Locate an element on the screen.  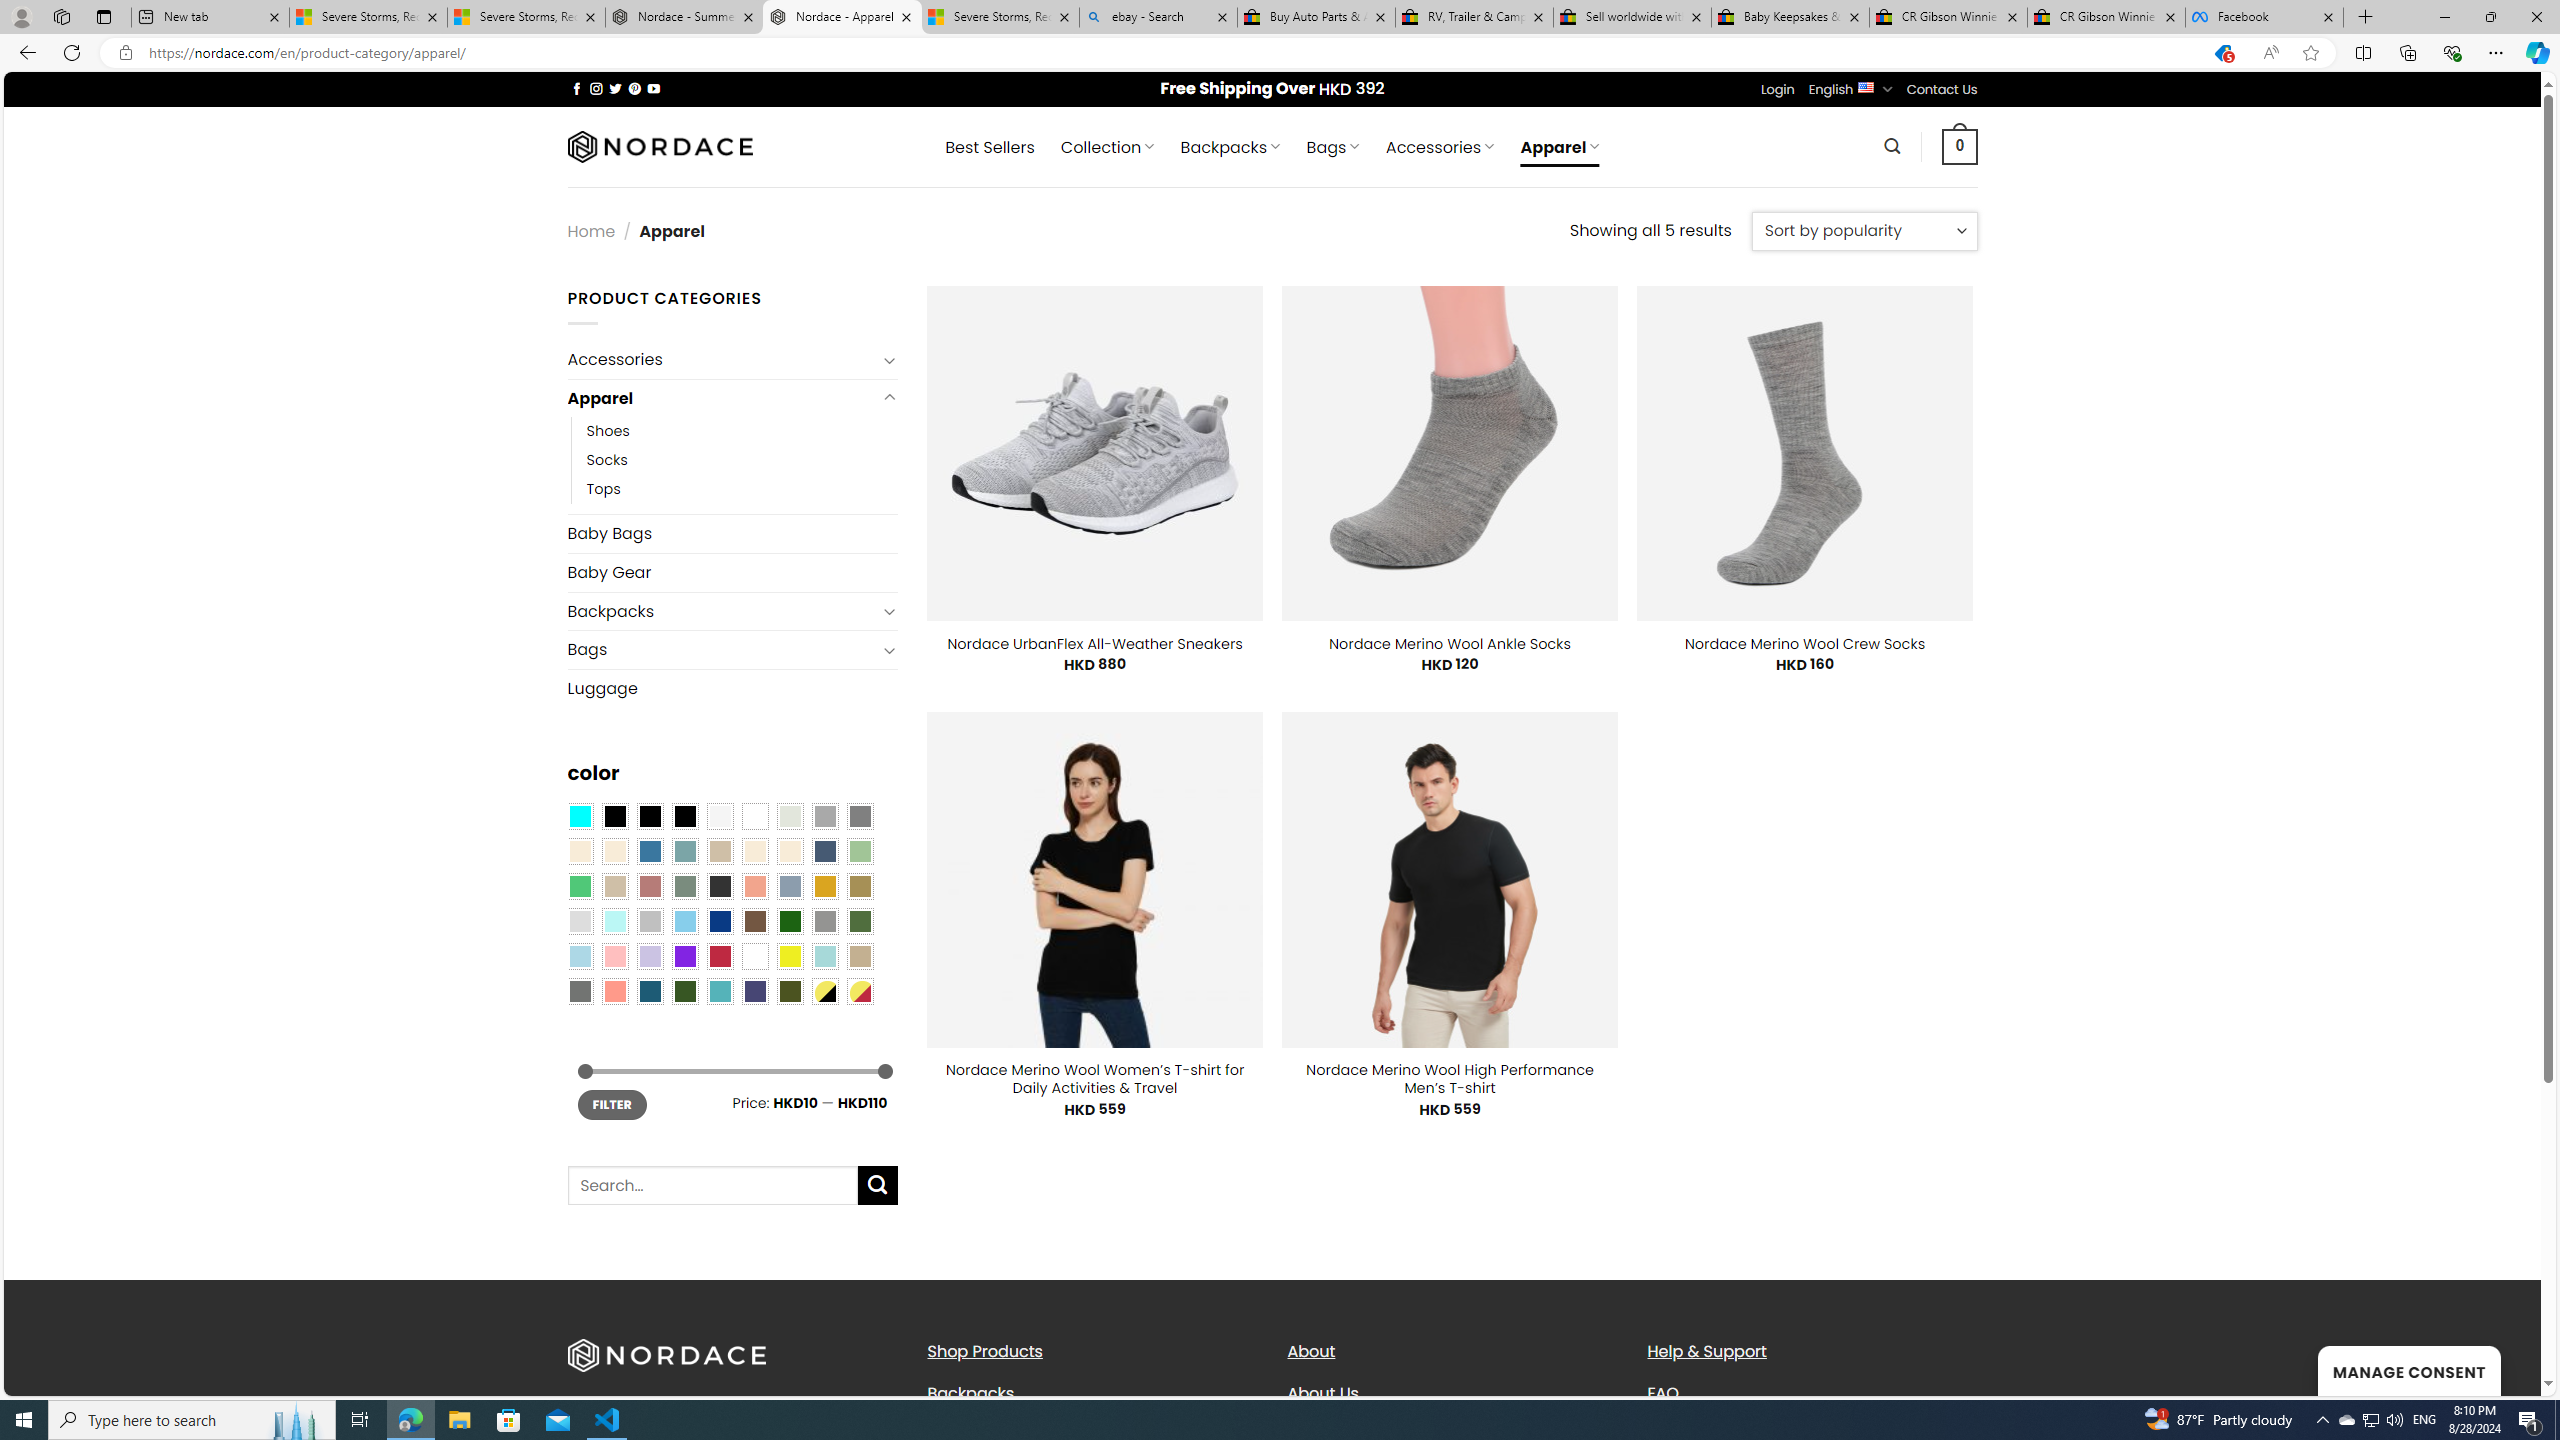
'English' is located at coordinates (1866, 87).